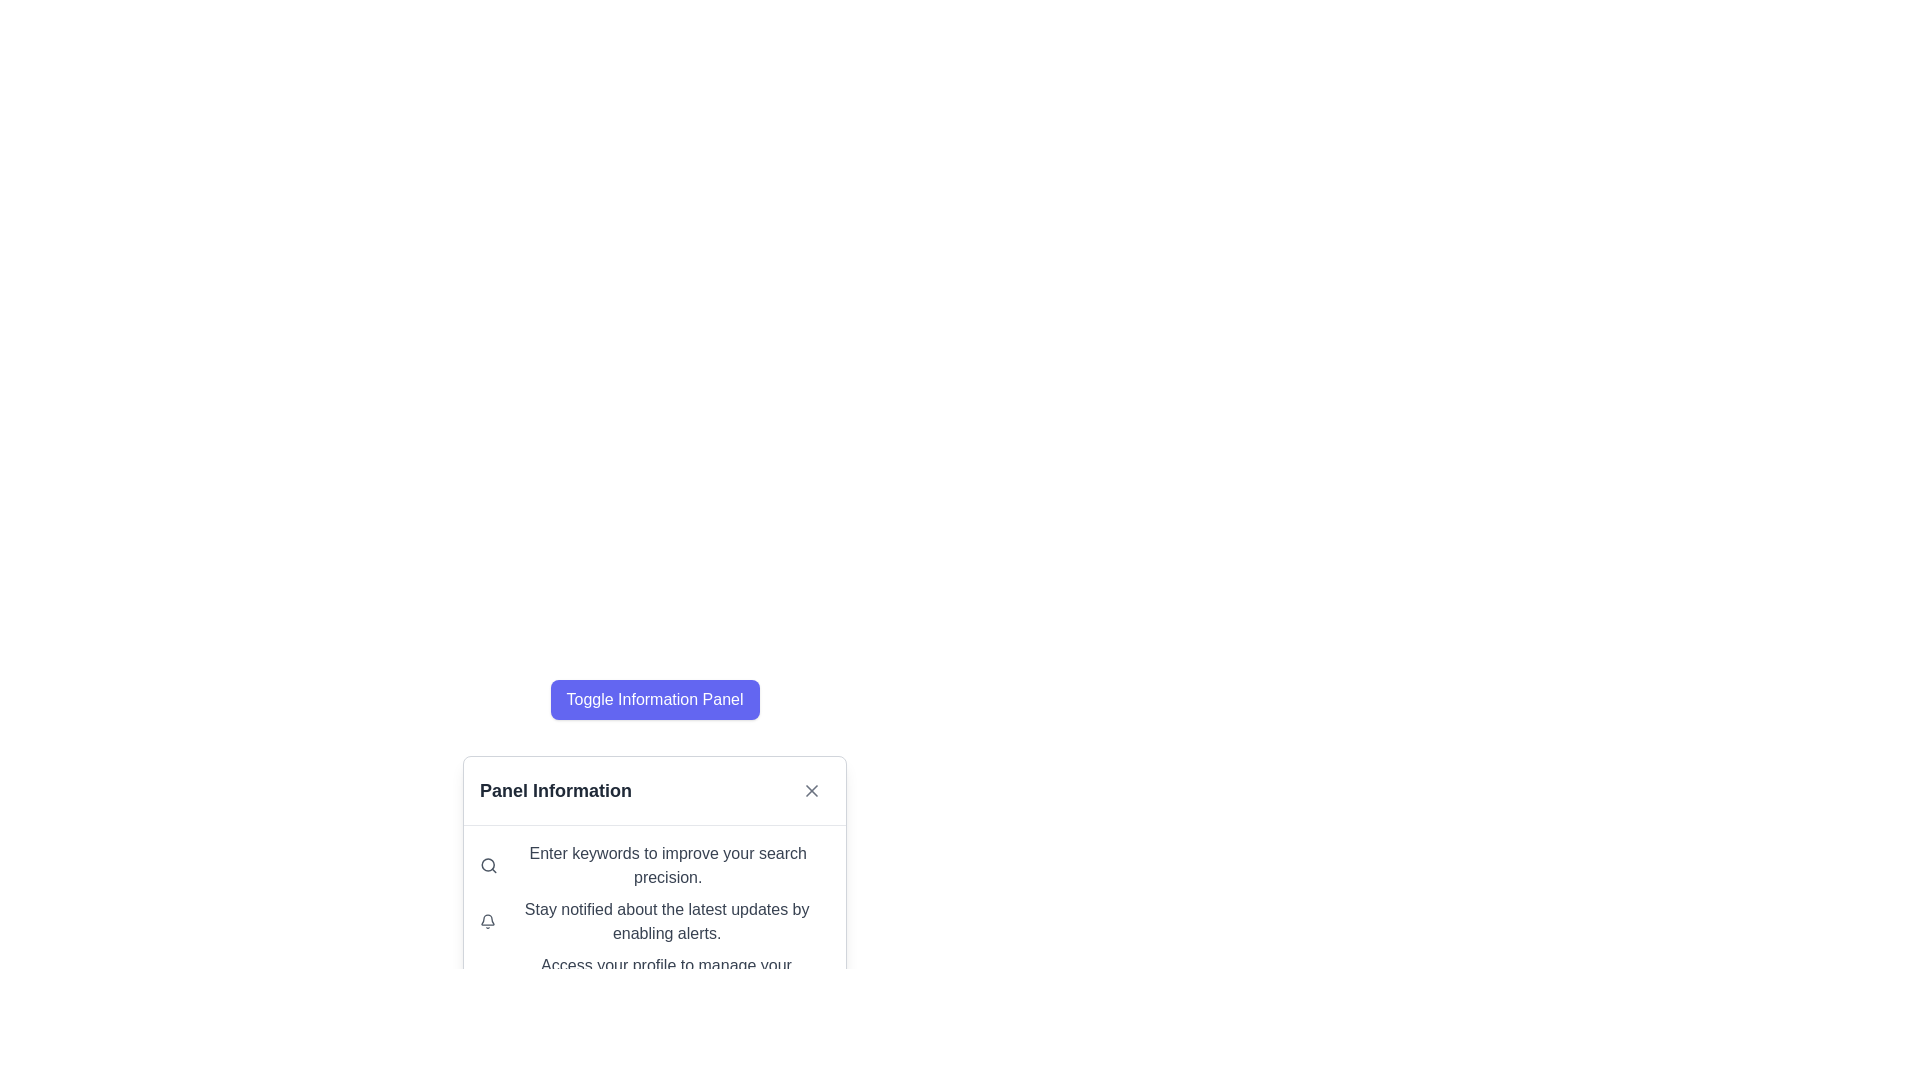 The width and height of the screenshot is (1920, 1080). Describe the element at coordinates (811, 789) in the screenshot. I see `the 'X' icon button located at the top-right corner of the 'Panel Information' card to observe its hover effect` at that location.